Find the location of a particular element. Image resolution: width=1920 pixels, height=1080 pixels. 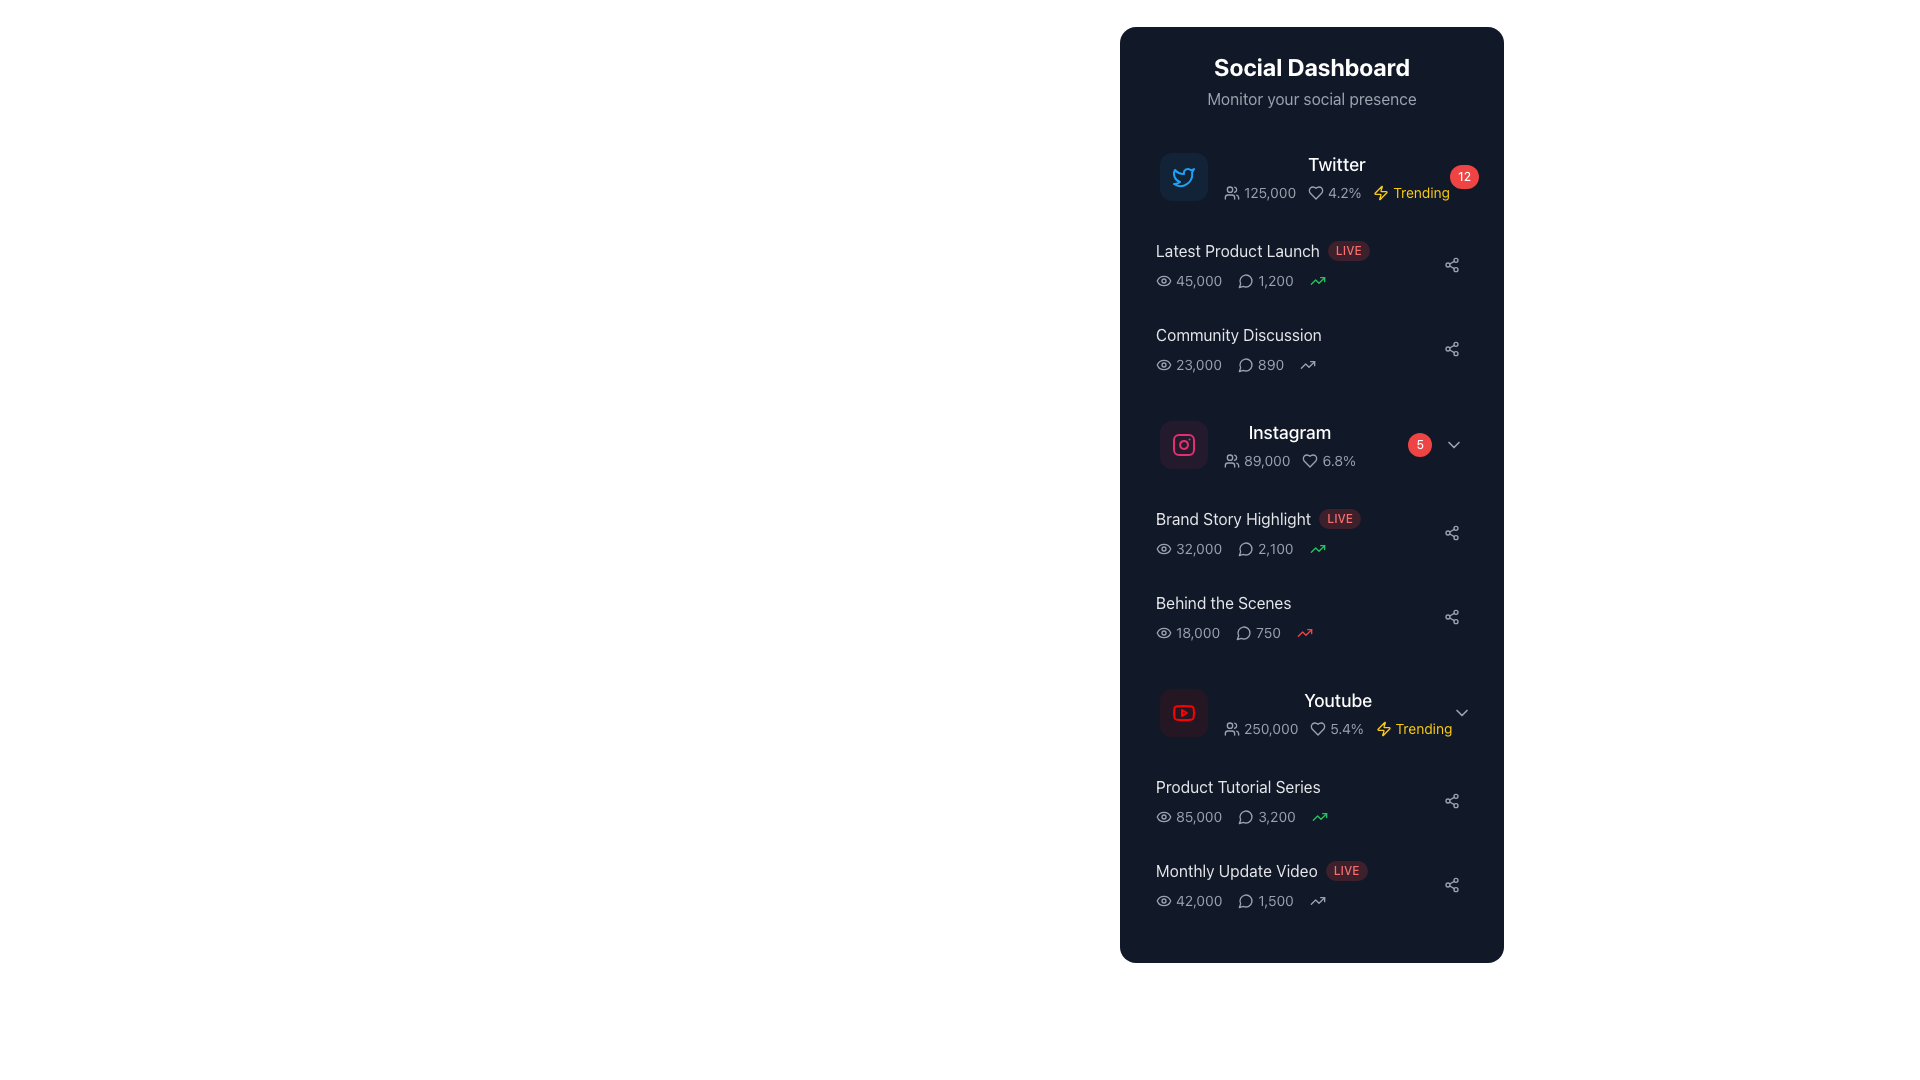

text label 'Product Tutorial Series' which is located in the lower right quadrant of the interface, within the 'Youtube' section of a dark-colored panel is located at coordinates (1237, 785).